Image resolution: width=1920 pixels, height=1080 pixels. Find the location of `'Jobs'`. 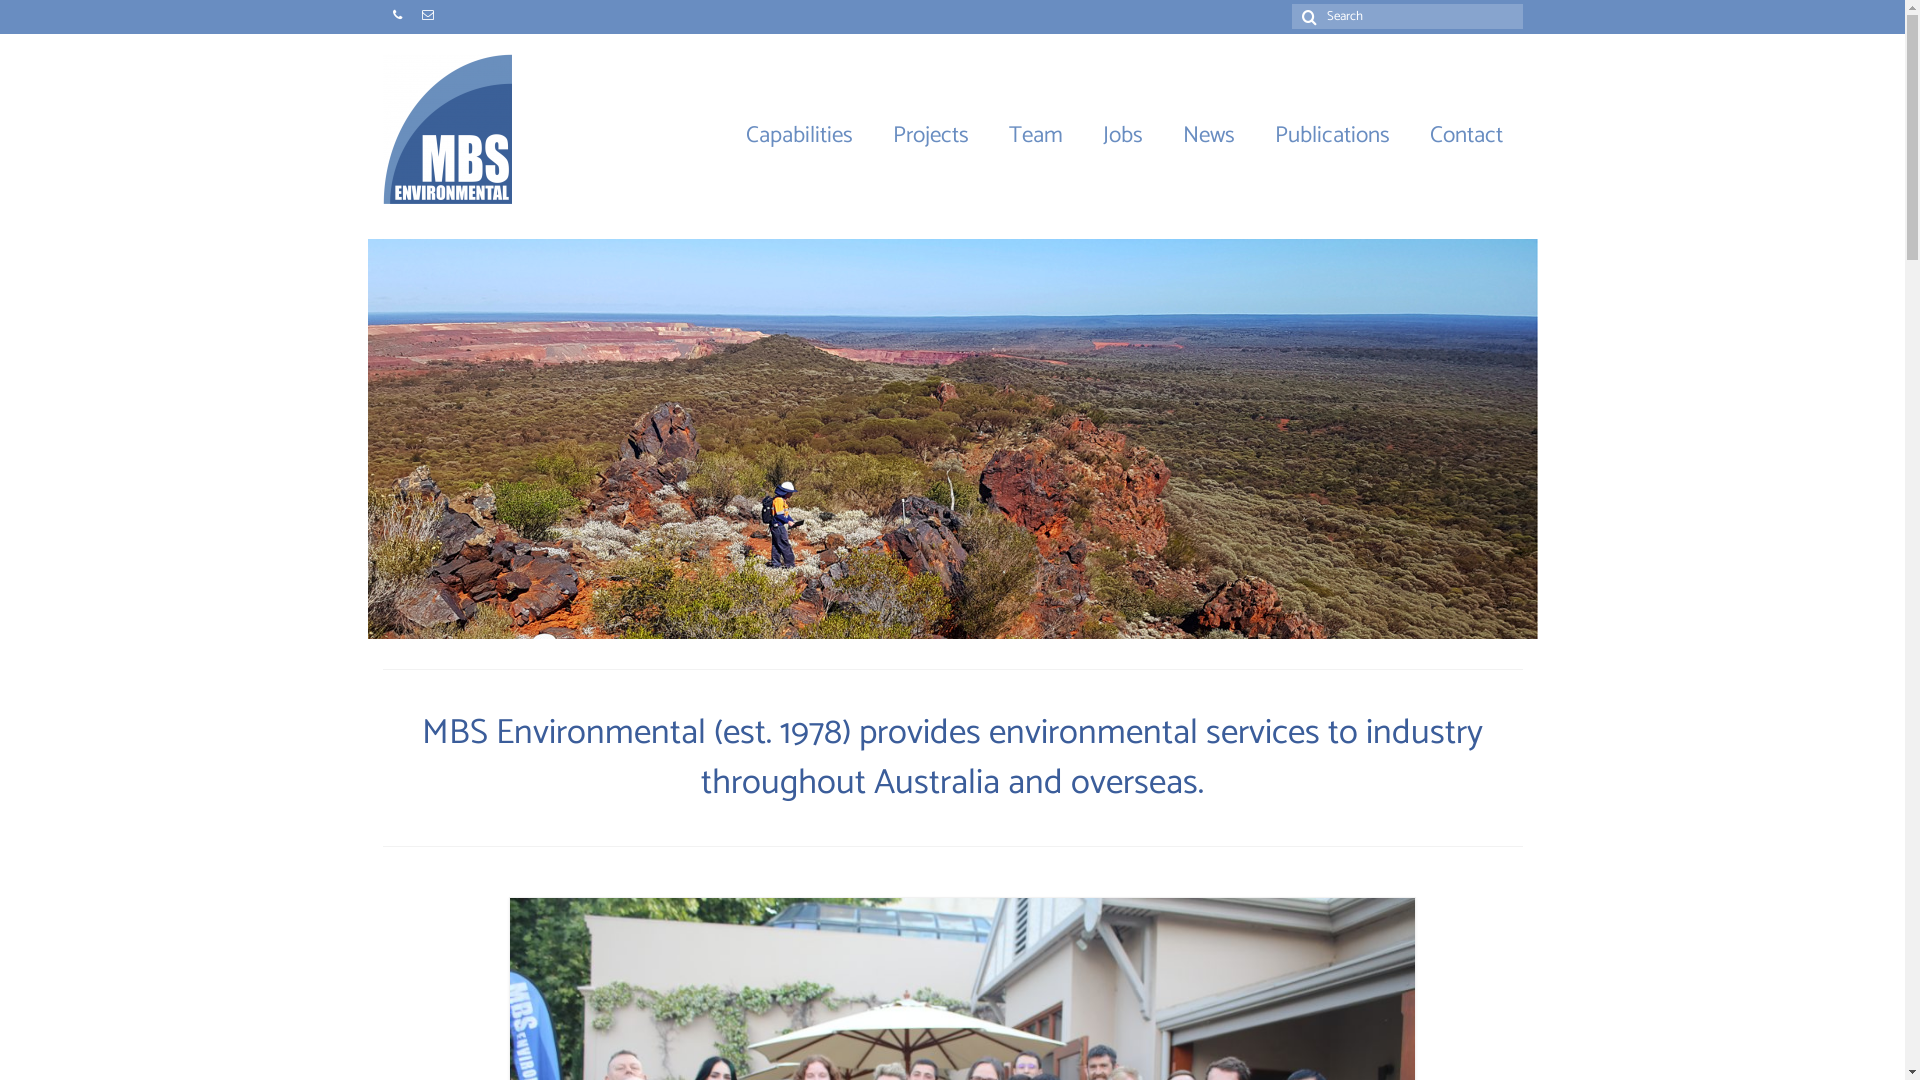

'Jobs' is located at coordinates (1122, 135).